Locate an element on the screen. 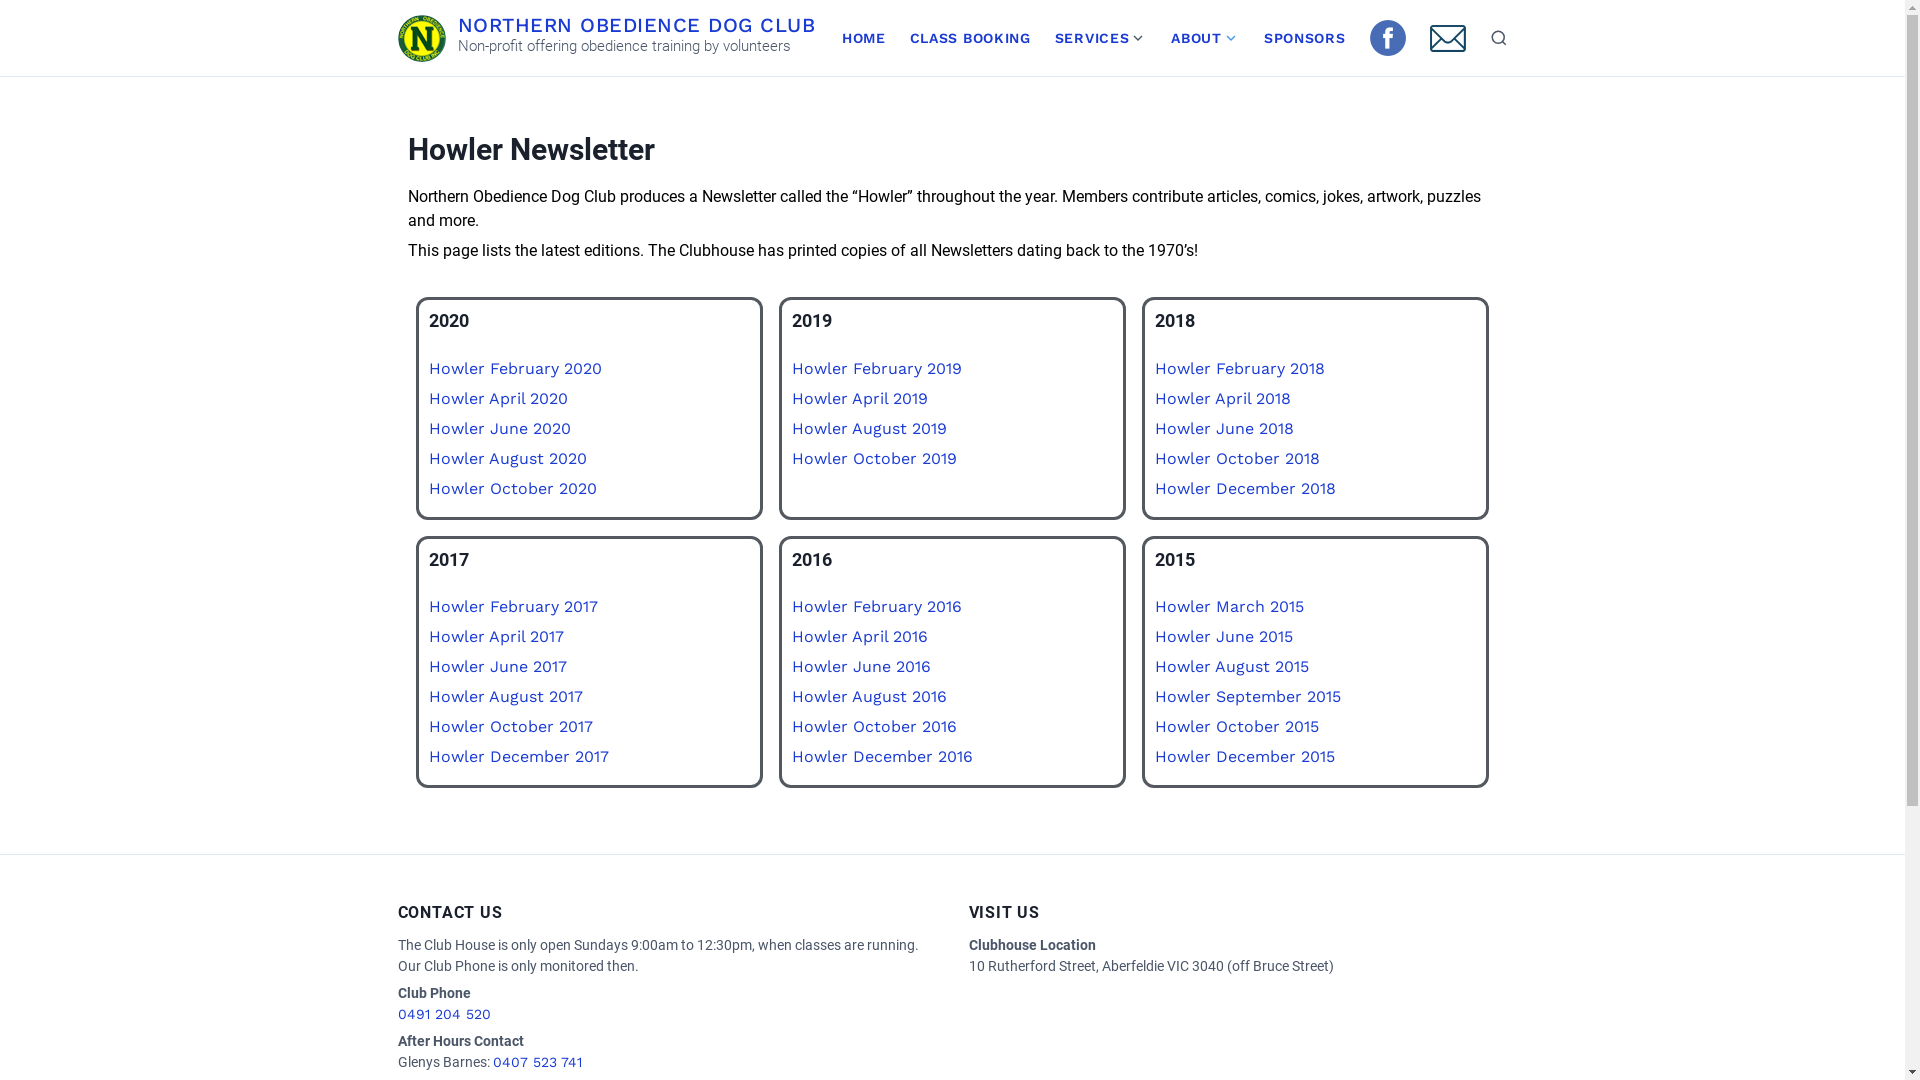 This screenshot has width=1920, height=1080. 'Howler June 2020' is located at coordinates (426, 426).